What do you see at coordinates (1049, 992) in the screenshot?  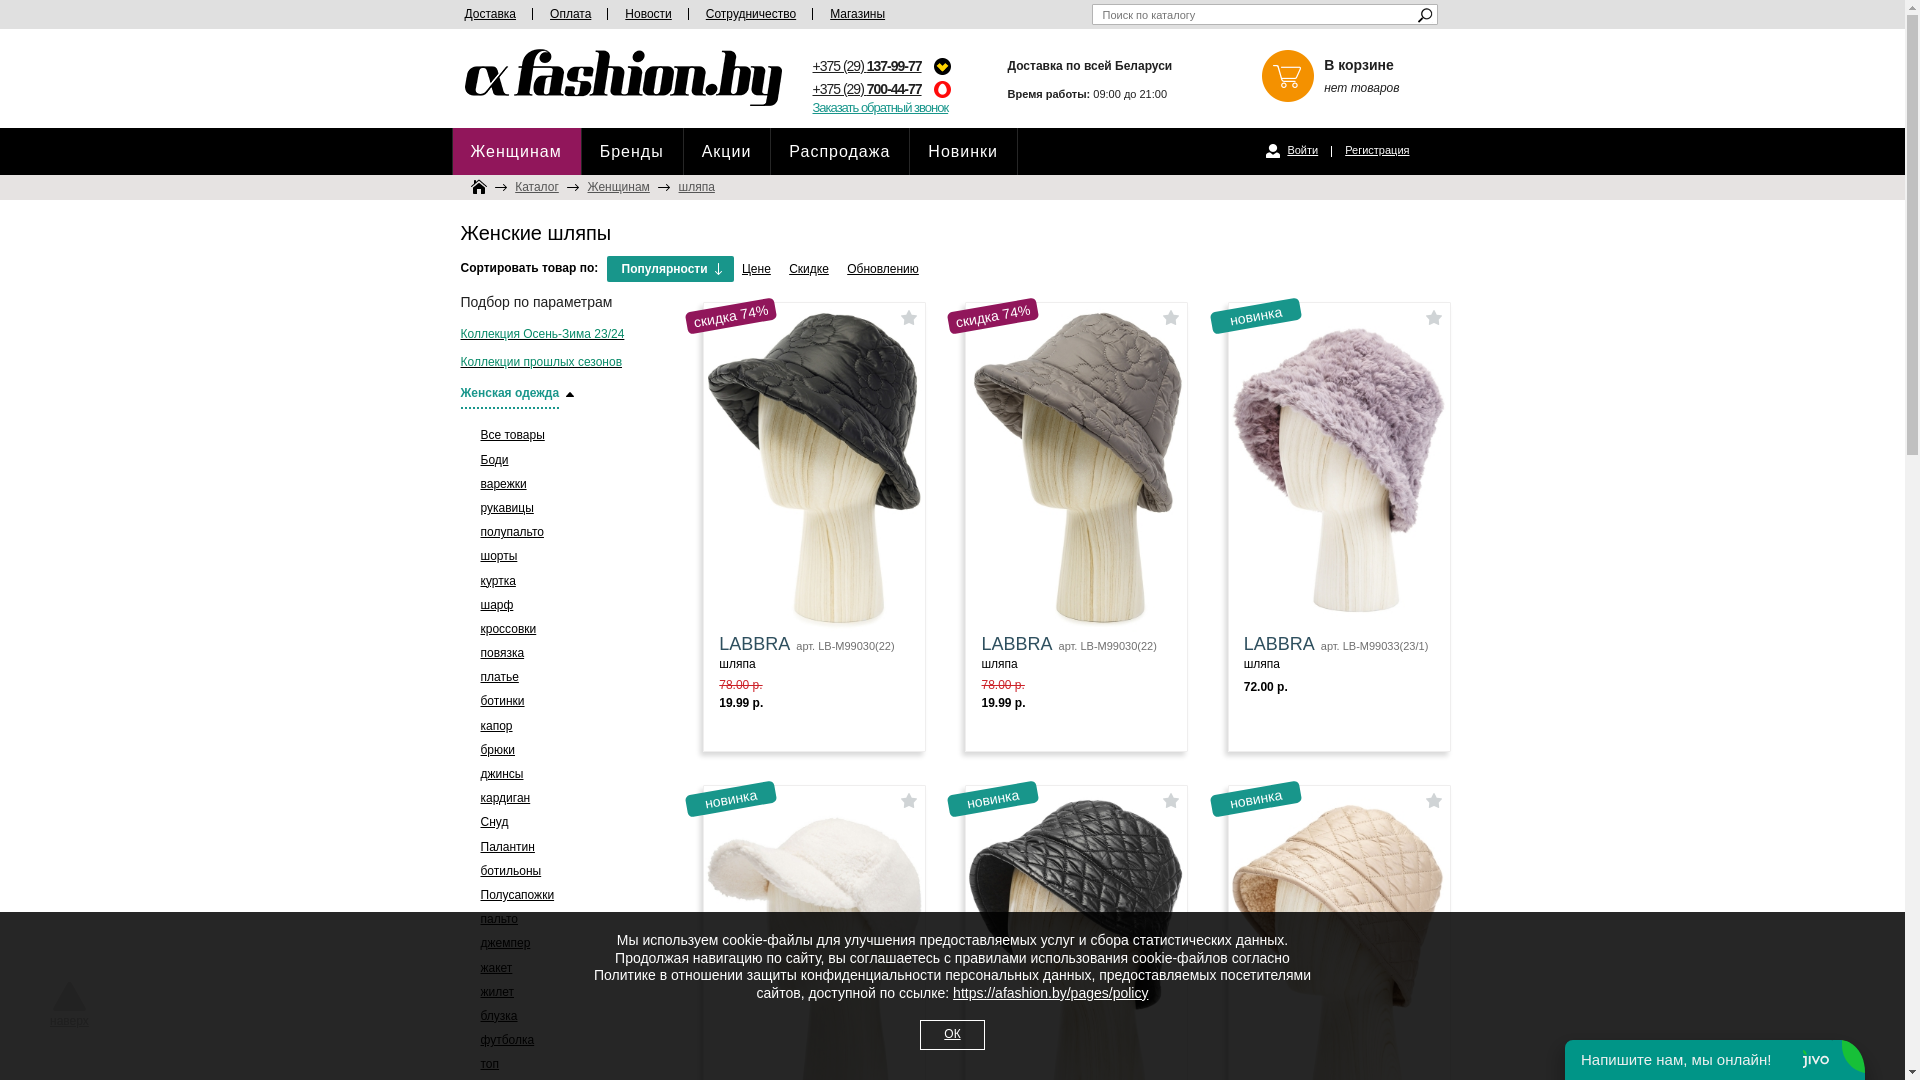 I see `'https://afashion.by/pages/policy'` at bounding box center [1049, 992].